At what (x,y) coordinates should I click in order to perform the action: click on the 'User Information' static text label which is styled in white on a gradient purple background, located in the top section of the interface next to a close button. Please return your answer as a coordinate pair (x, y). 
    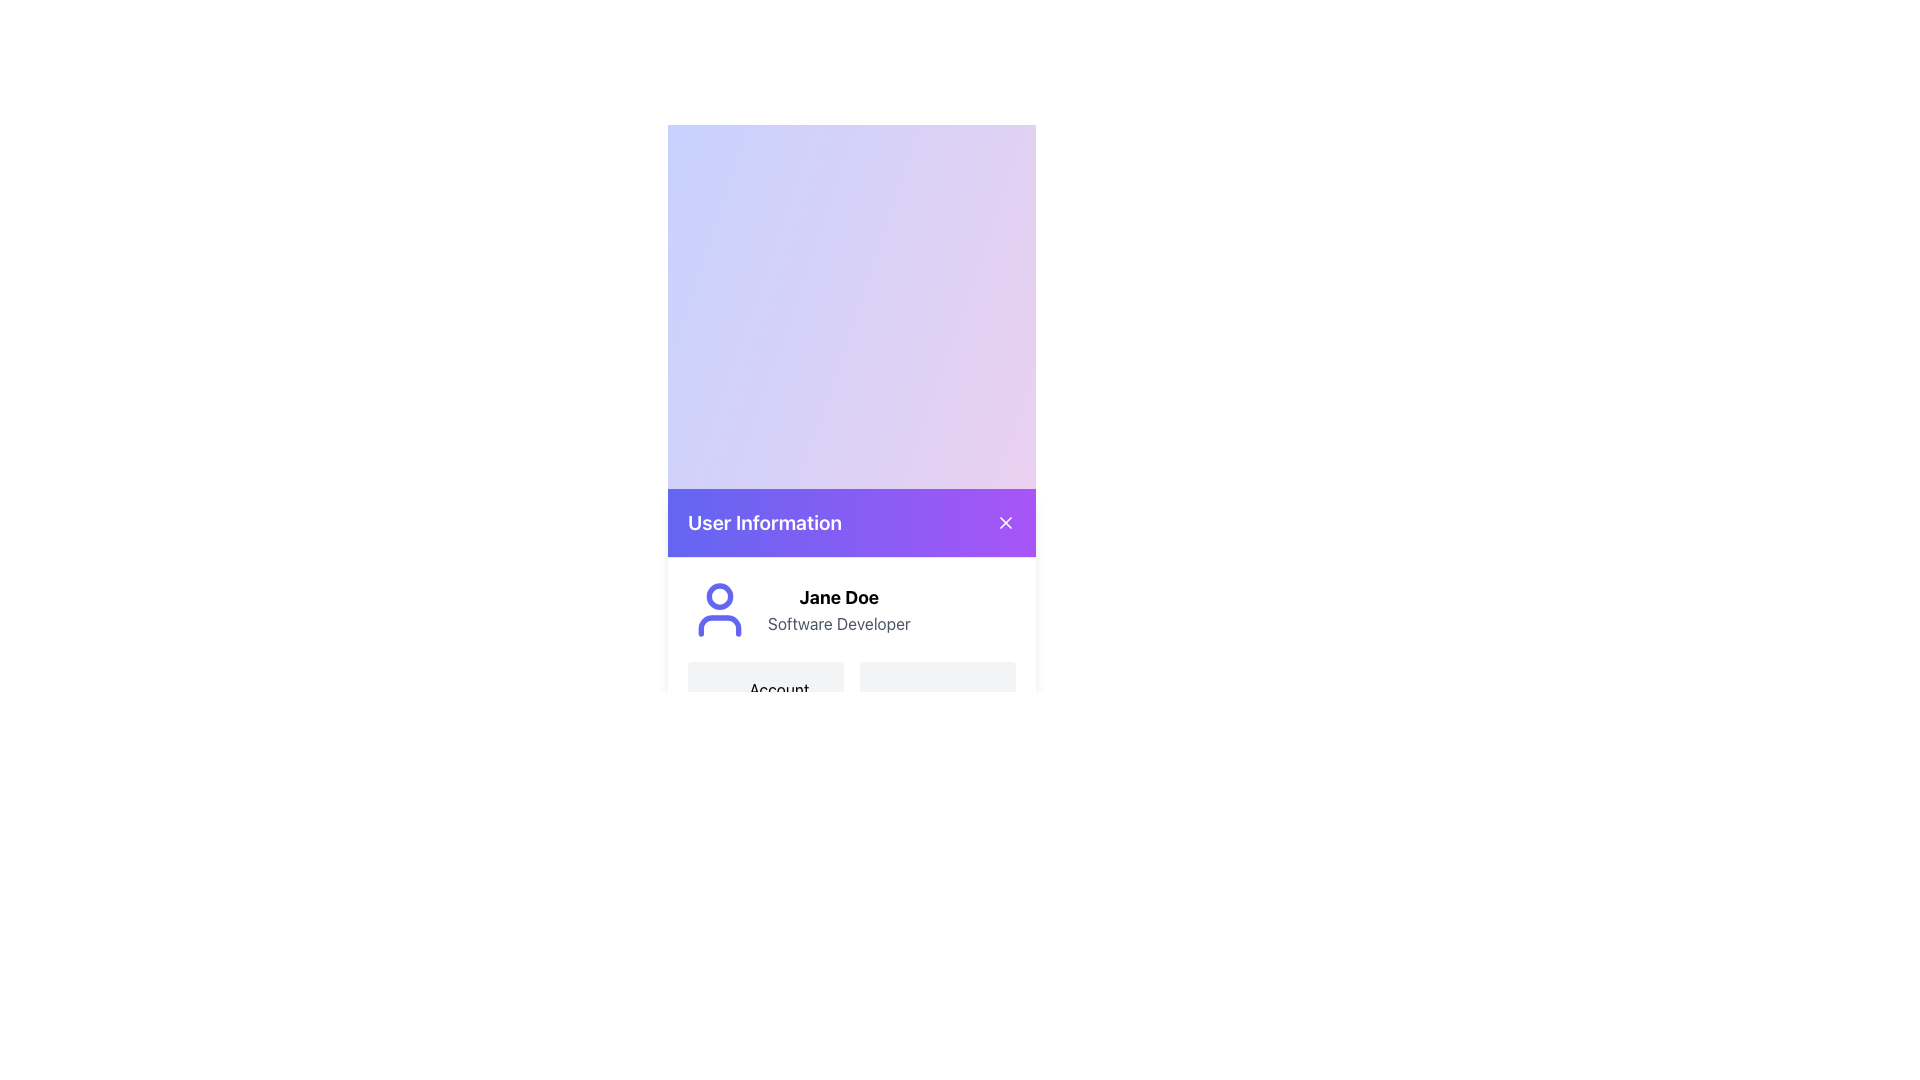
    Looking at the image, I should click on (763, 521).